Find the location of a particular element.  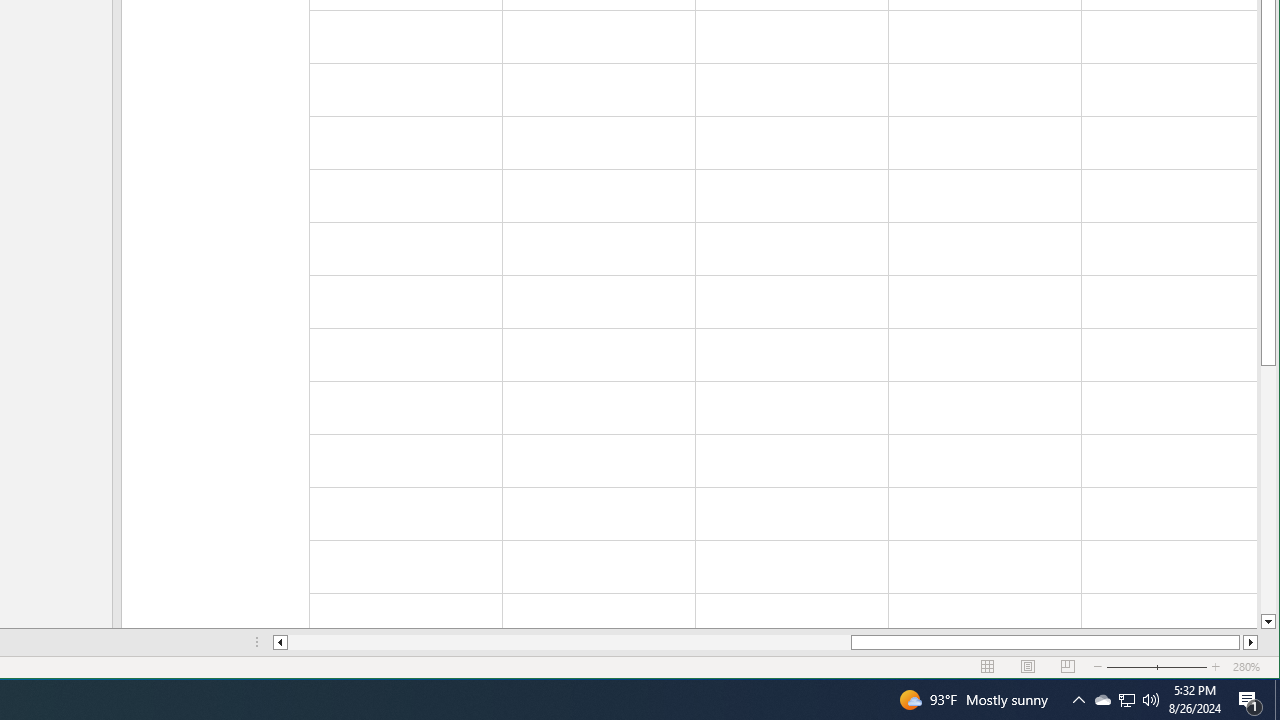

'Zoom Out' is located at coordinates (1157, 667).